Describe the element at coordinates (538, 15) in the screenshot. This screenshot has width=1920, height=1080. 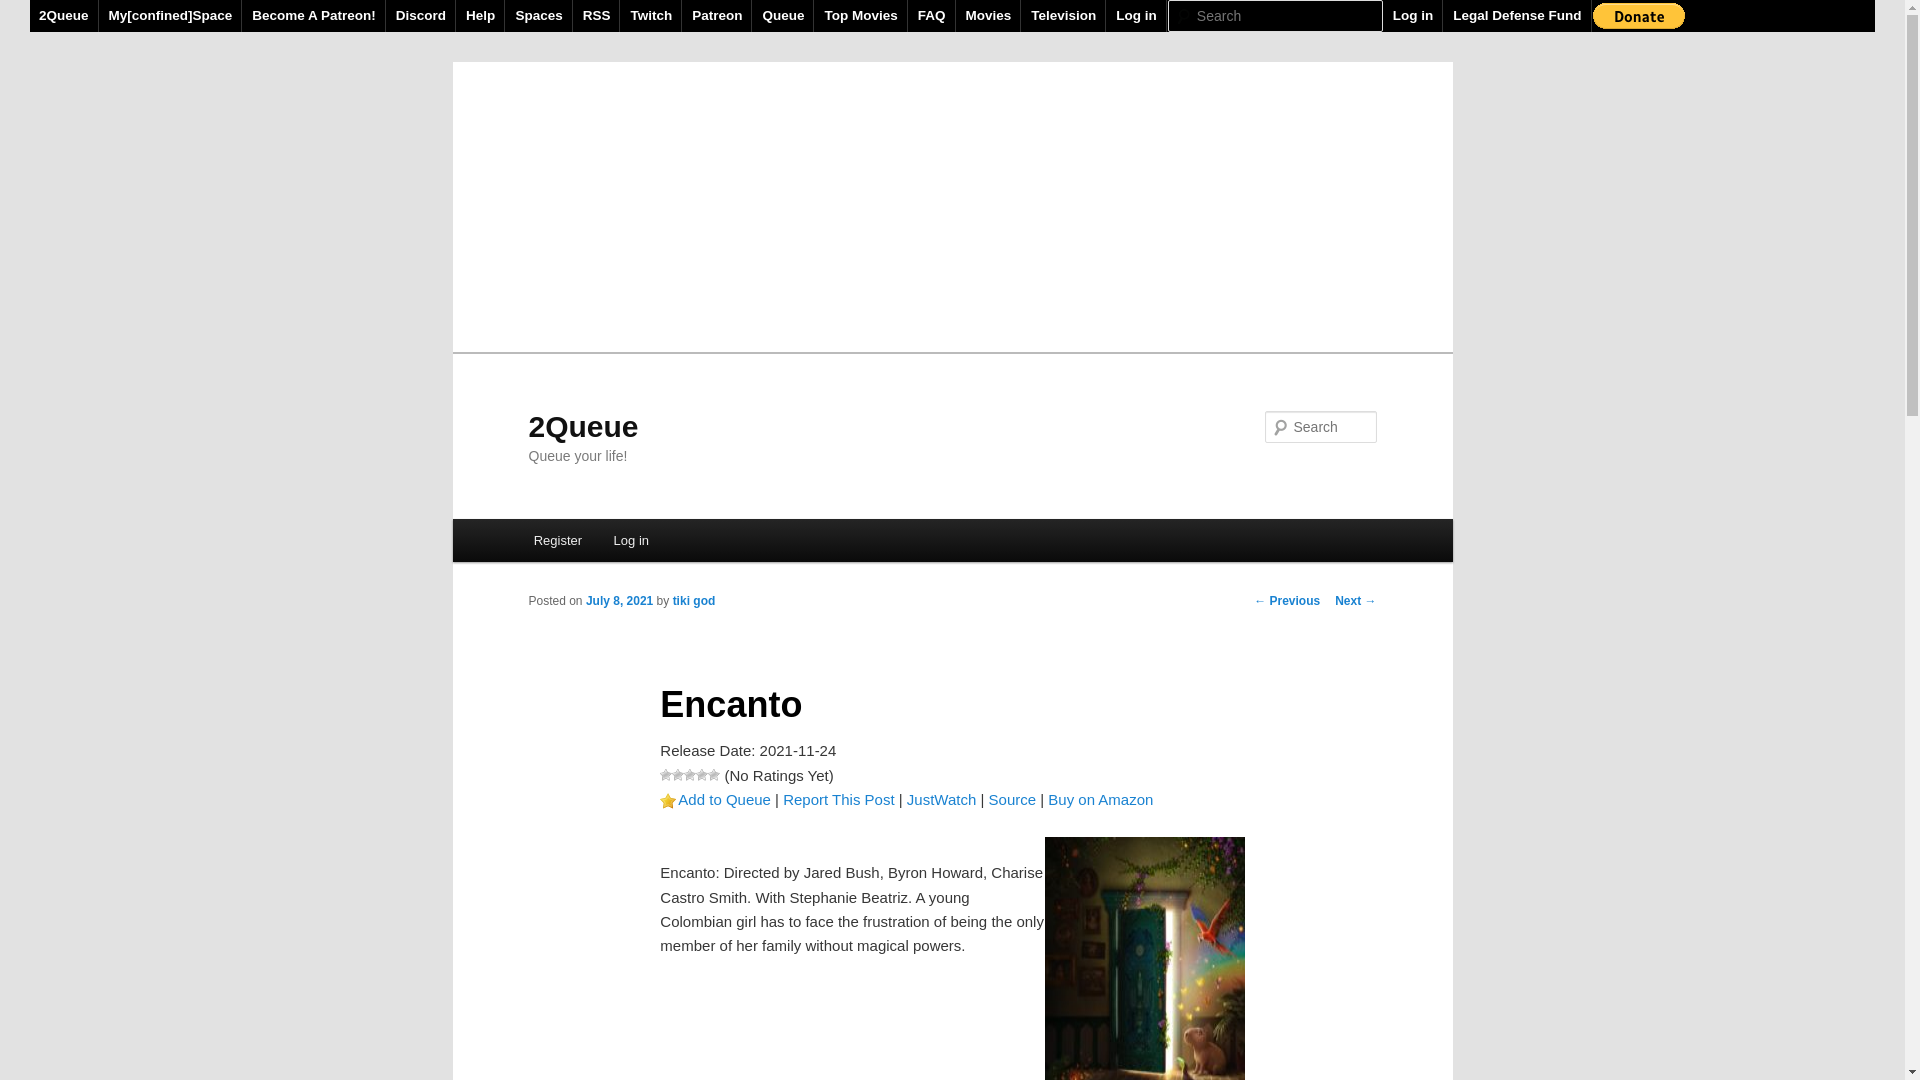
I see `'Spaces'` at that location.